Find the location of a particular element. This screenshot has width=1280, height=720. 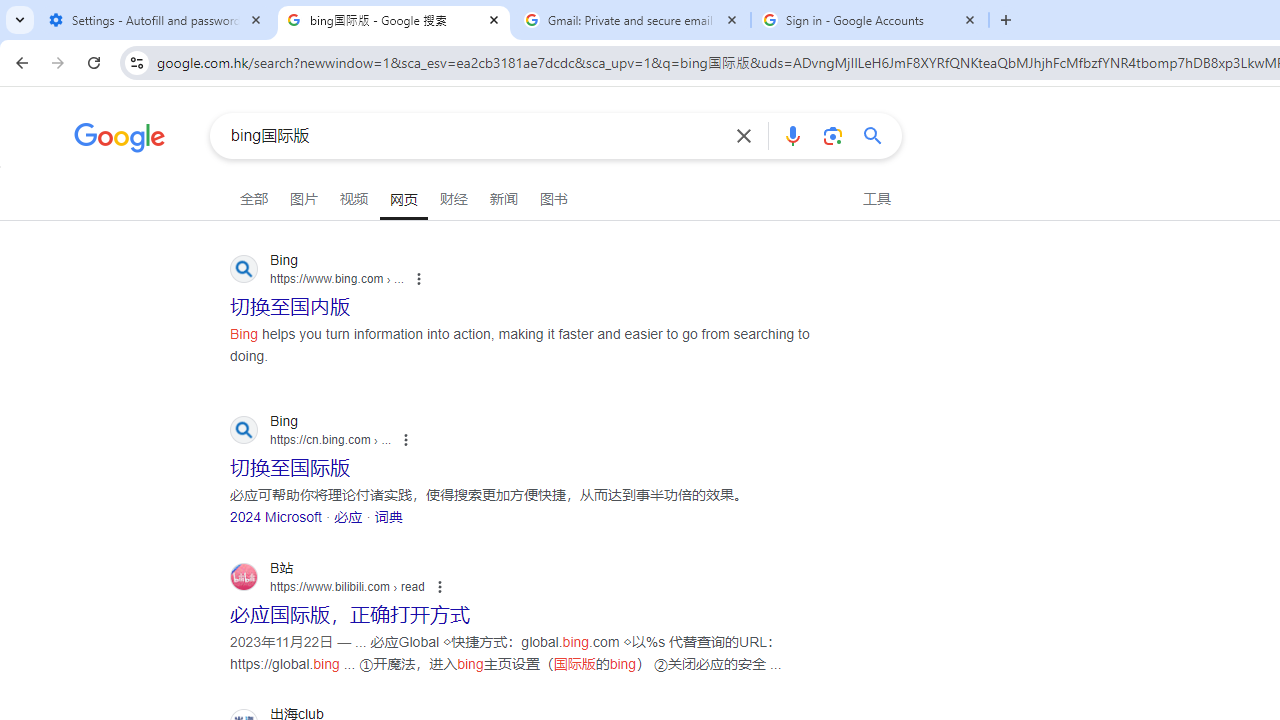

'Reload' is located at coordinates (93, 61).